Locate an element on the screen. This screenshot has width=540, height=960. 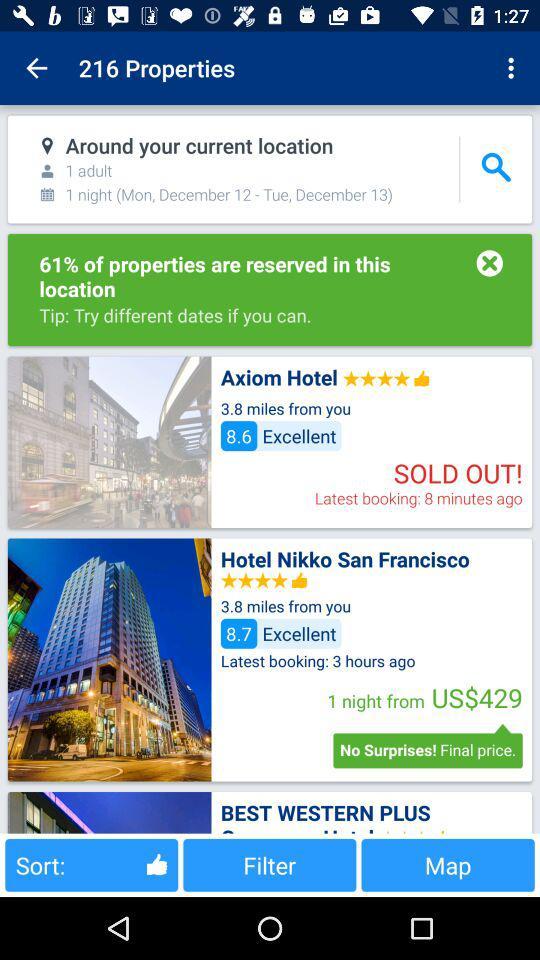
item to the right of the 216 properties icon is located at coordinates (513, 68).